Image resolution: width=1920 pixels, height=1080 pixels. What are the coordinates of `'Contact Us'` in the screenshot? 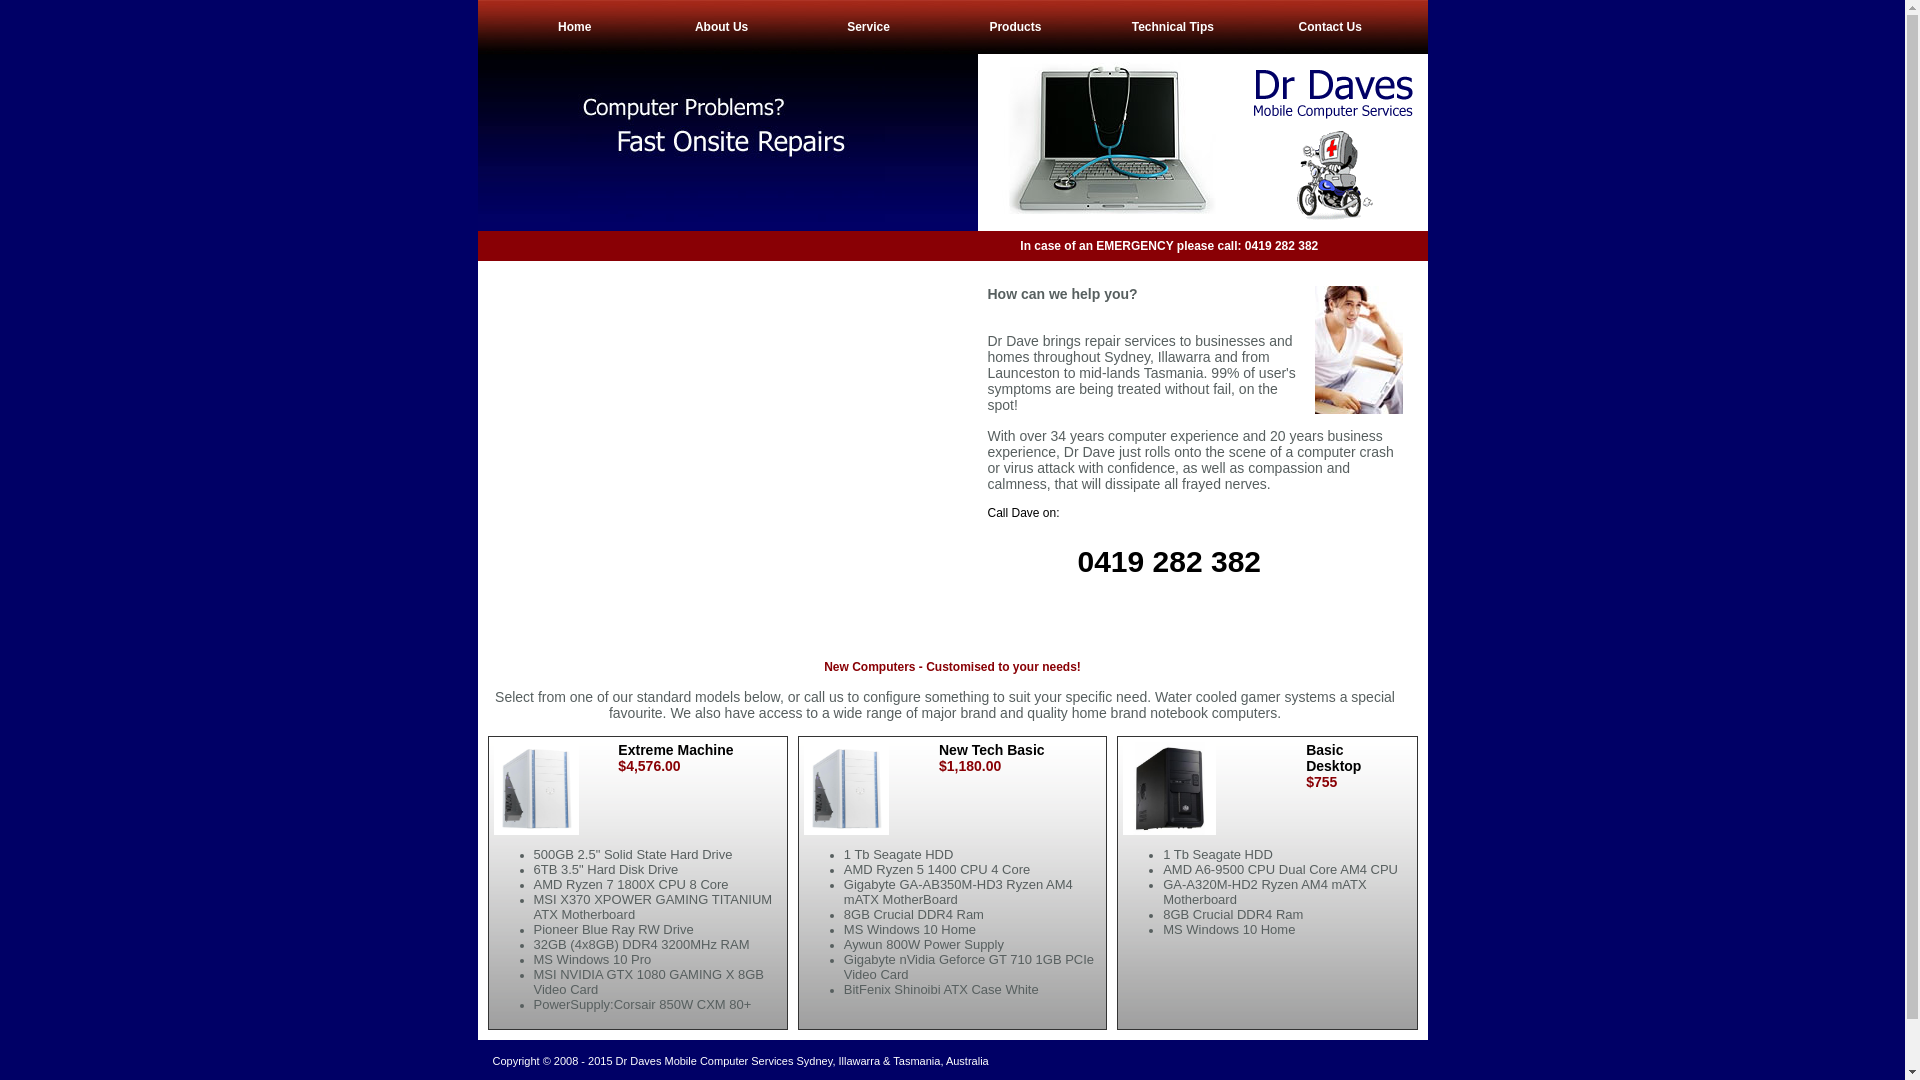 It's located at (1330, 27).